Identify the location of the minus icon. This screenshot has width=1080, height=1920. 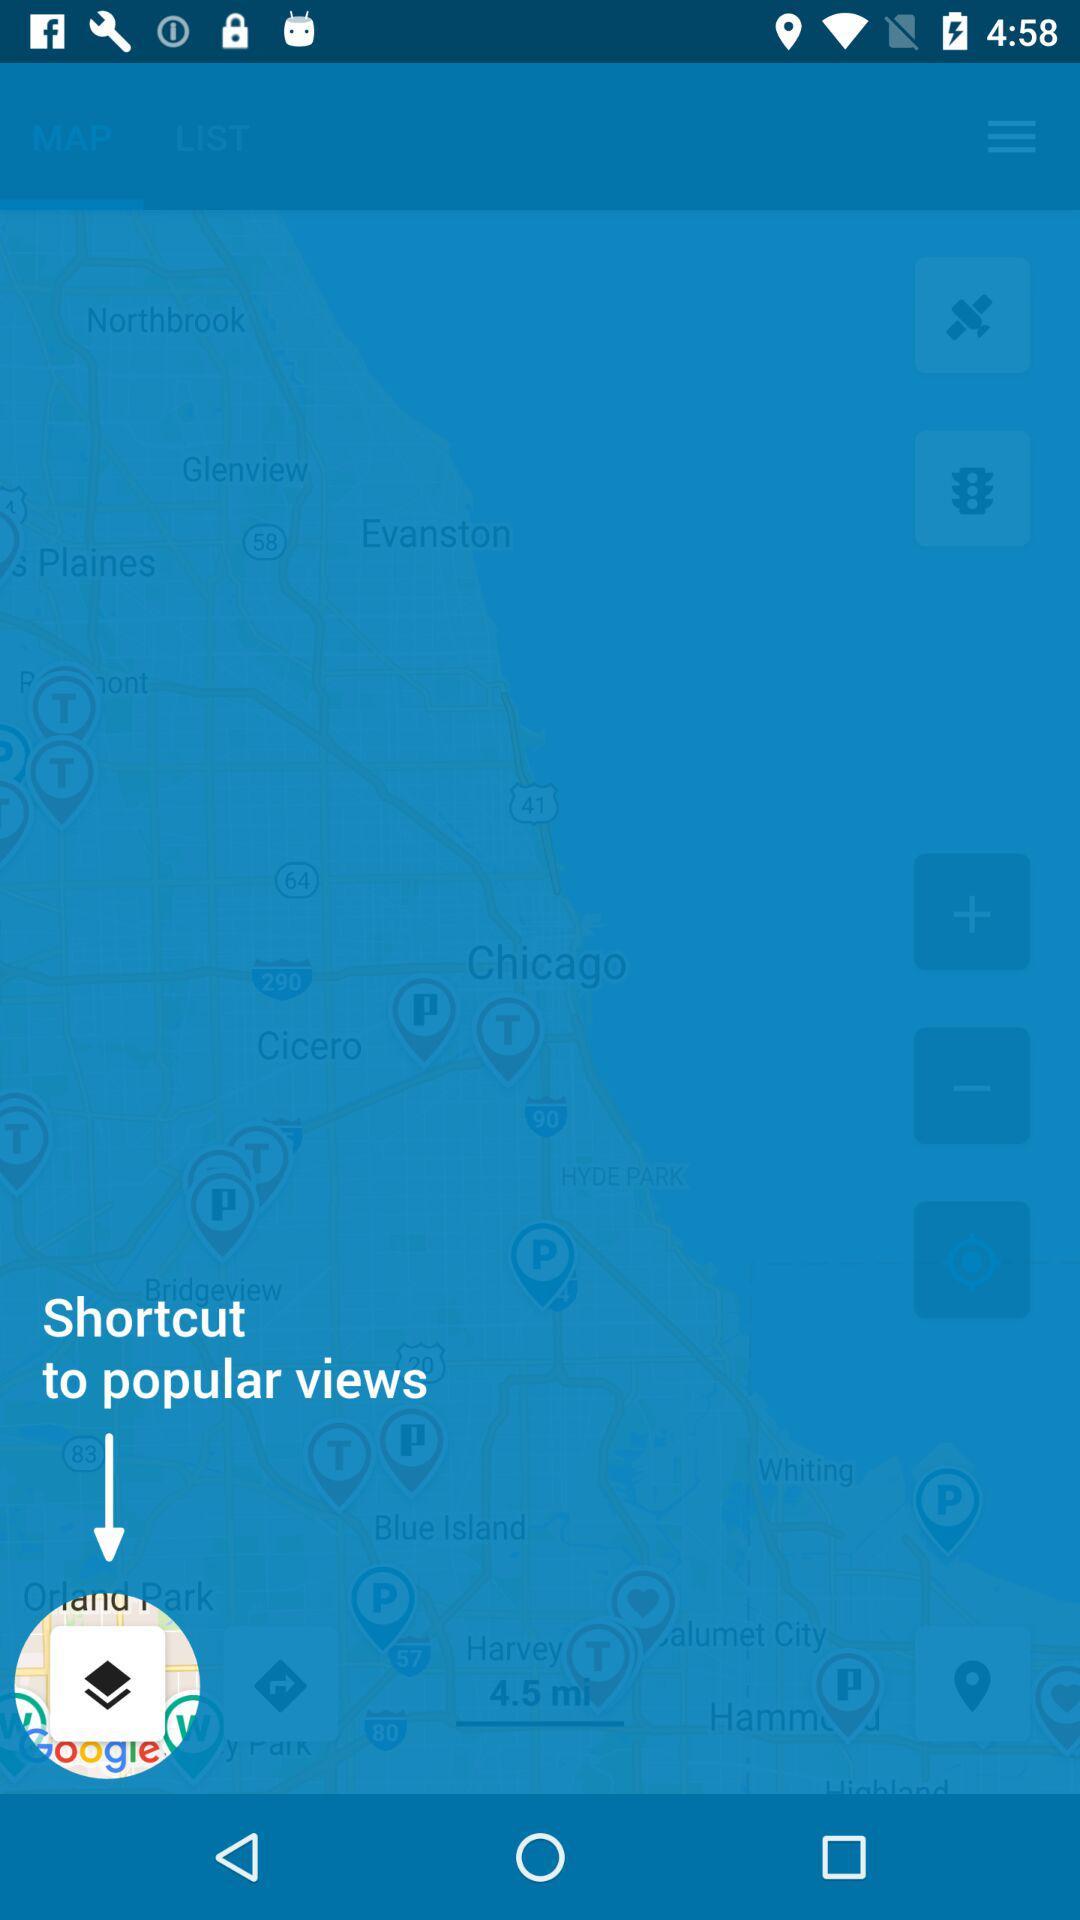
(971, 1087).